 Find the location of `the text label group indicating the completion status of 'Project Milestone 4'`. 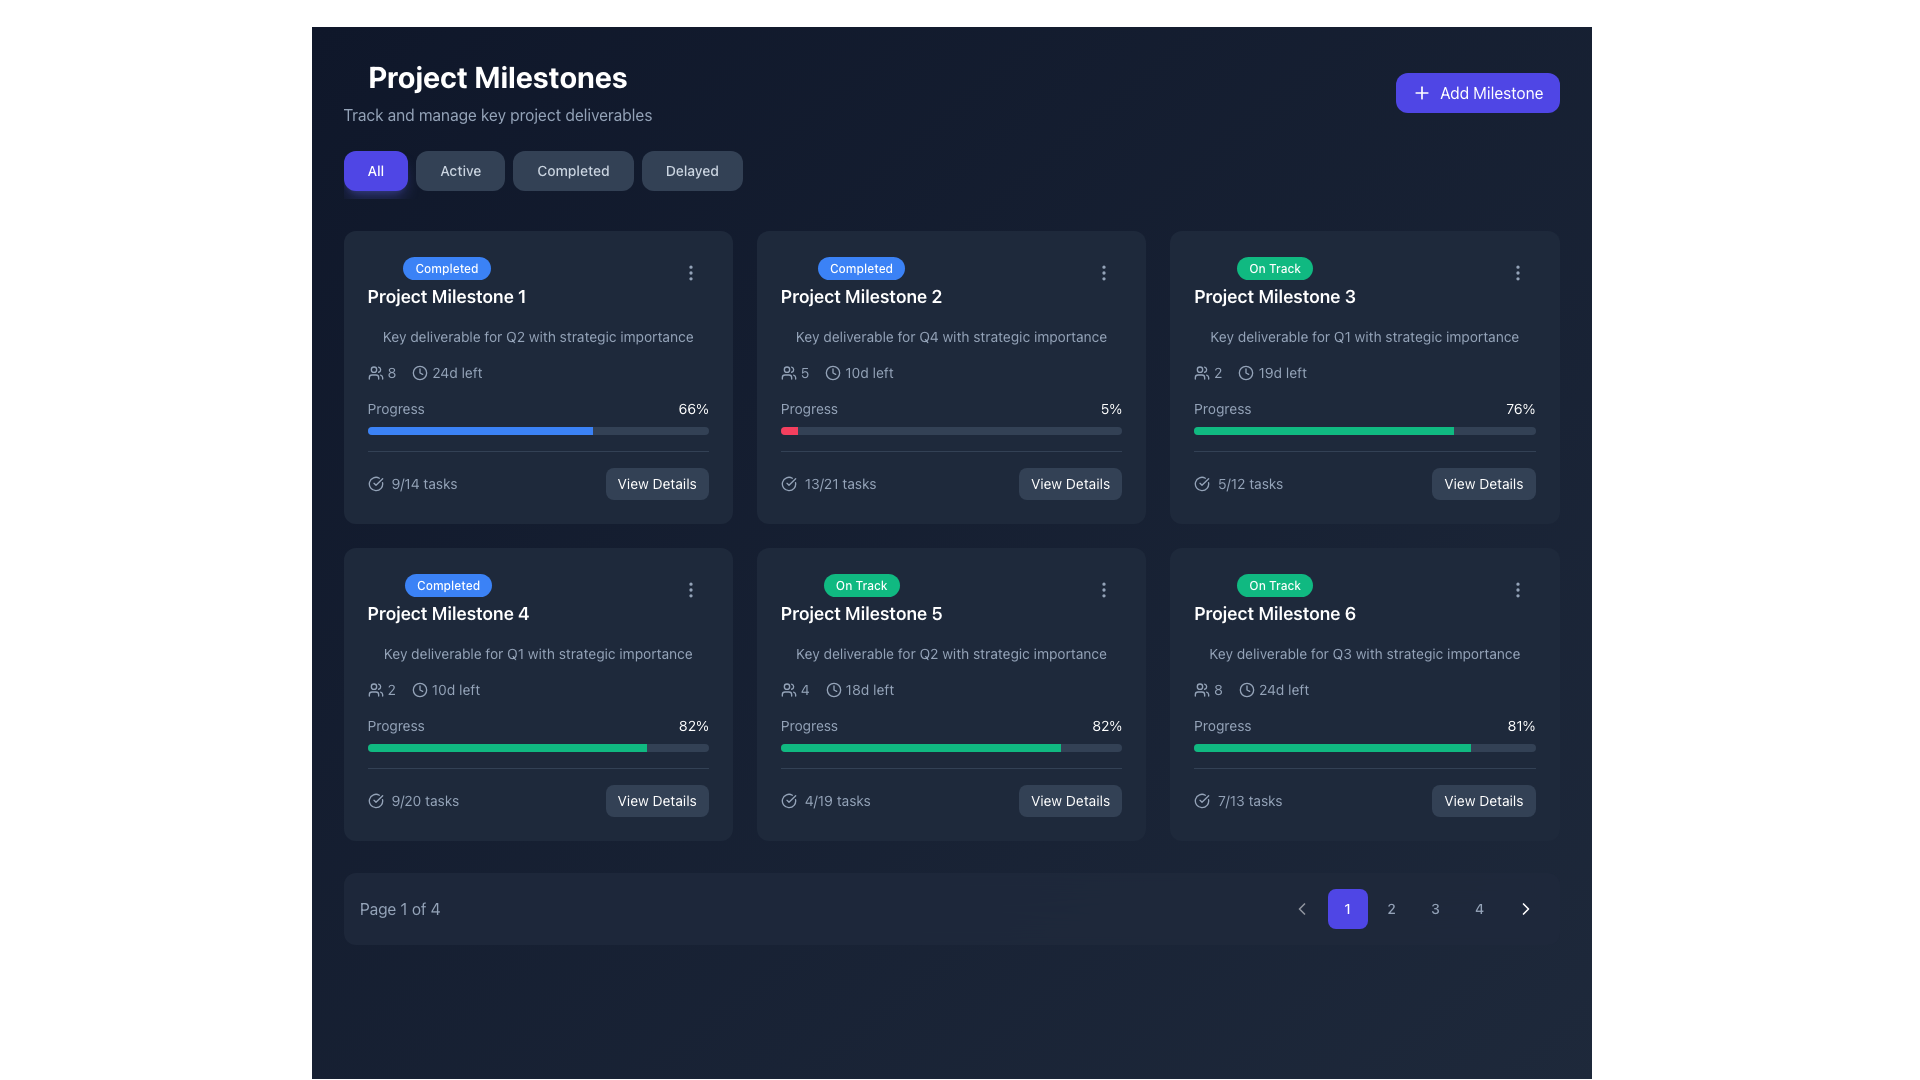

the text label group indicating the completion status of 'Project Milestone 4' is located at coordinates (447, 599).